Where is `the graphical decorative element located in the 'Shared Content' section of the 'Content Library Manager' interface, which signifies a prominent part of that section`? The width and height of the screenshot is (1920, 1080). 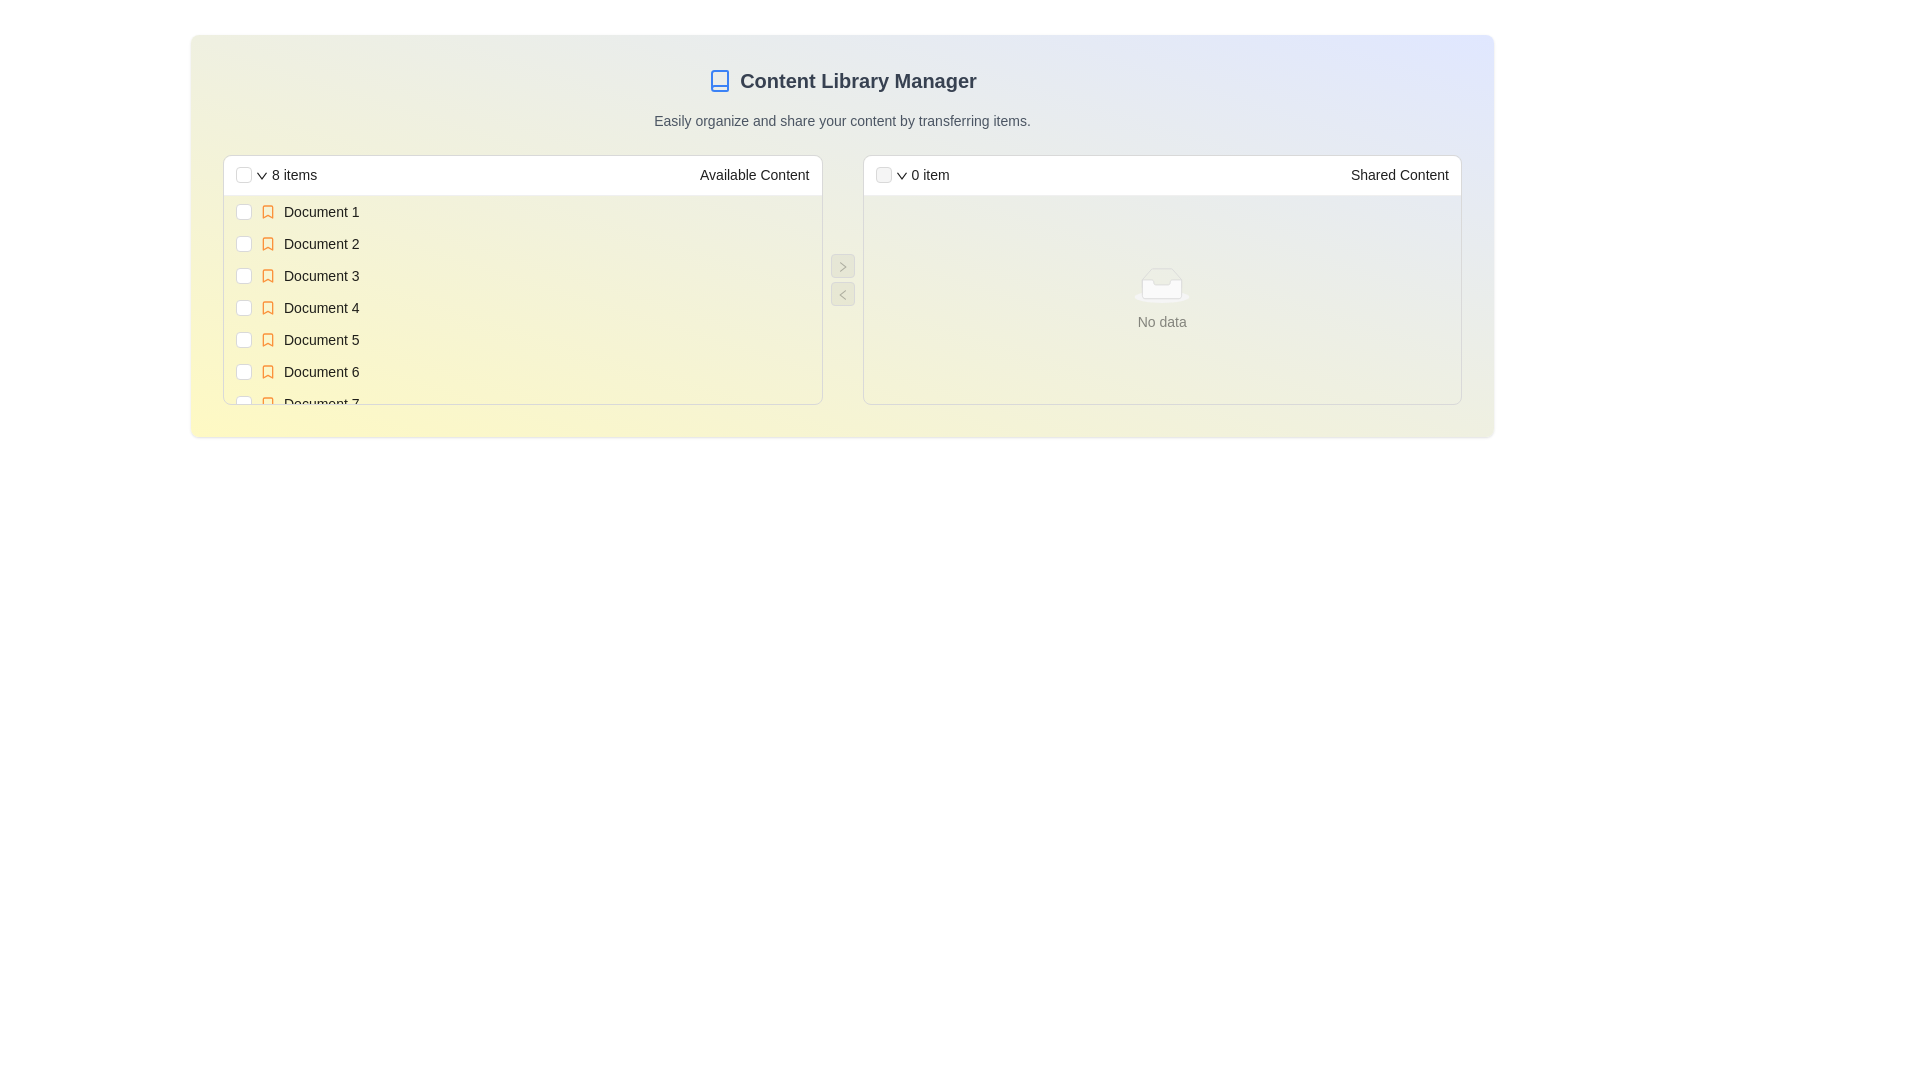
the graphical decorative element located in the 'Shared Content' section of the 'Content Library Manager' interface, which signifies a prominent part of that section is located at coordinates (1162, 277).